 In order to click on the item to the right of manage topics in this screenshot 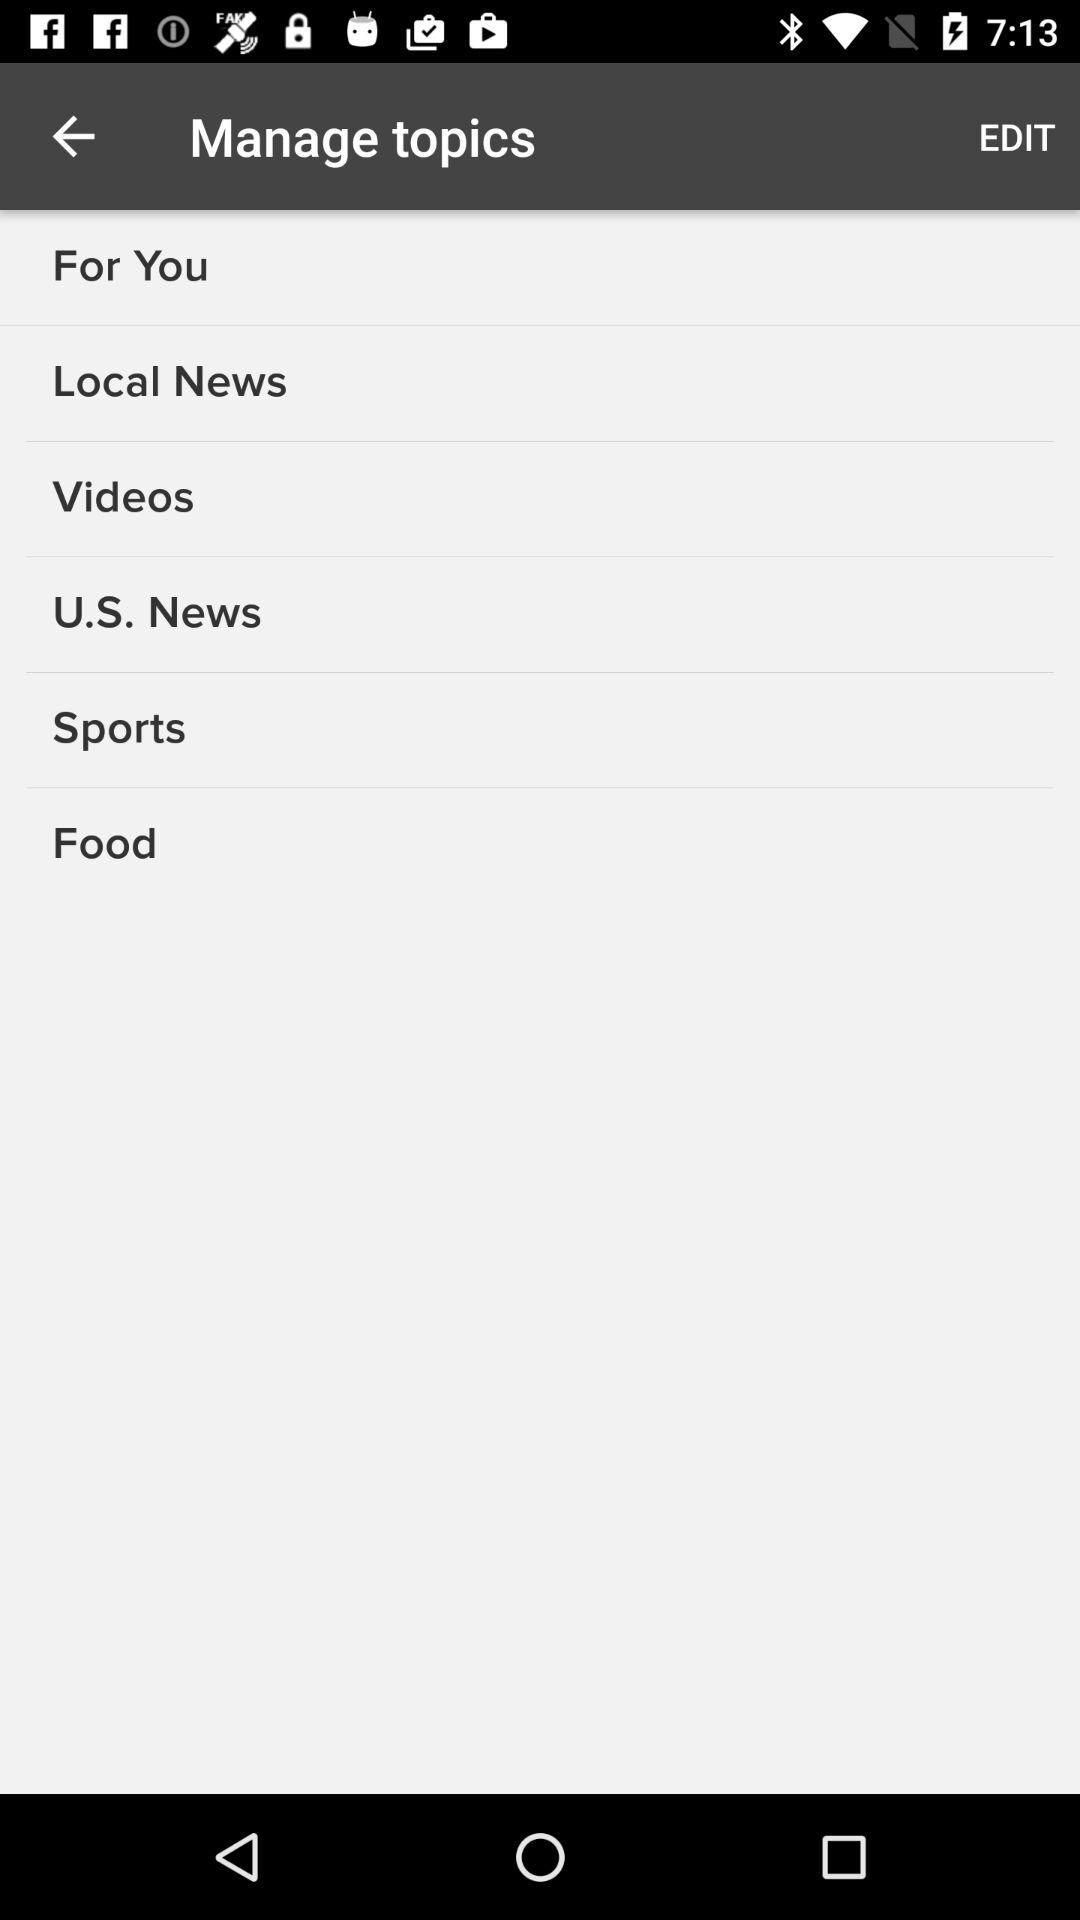, I will do `click(1017, 135)`.